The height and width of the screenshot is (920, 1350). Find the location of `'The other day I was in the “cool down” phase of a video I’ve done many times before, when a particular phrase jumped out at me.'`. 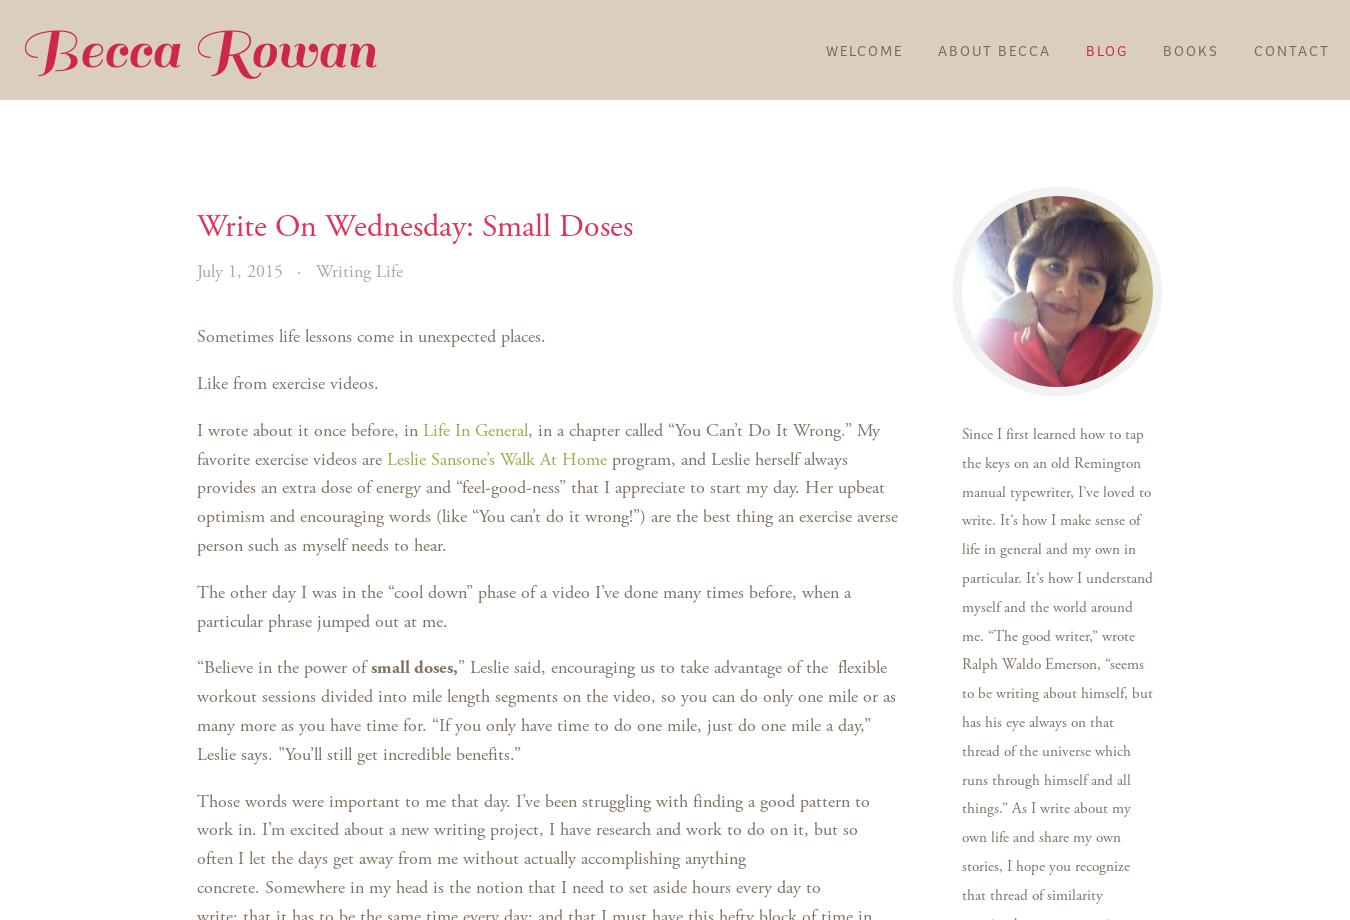

'The other day I was in the “cool down” phase of a video I’ve done many times before, when a particular phrase jumped out at me.' is located at coordinates (522, 605).